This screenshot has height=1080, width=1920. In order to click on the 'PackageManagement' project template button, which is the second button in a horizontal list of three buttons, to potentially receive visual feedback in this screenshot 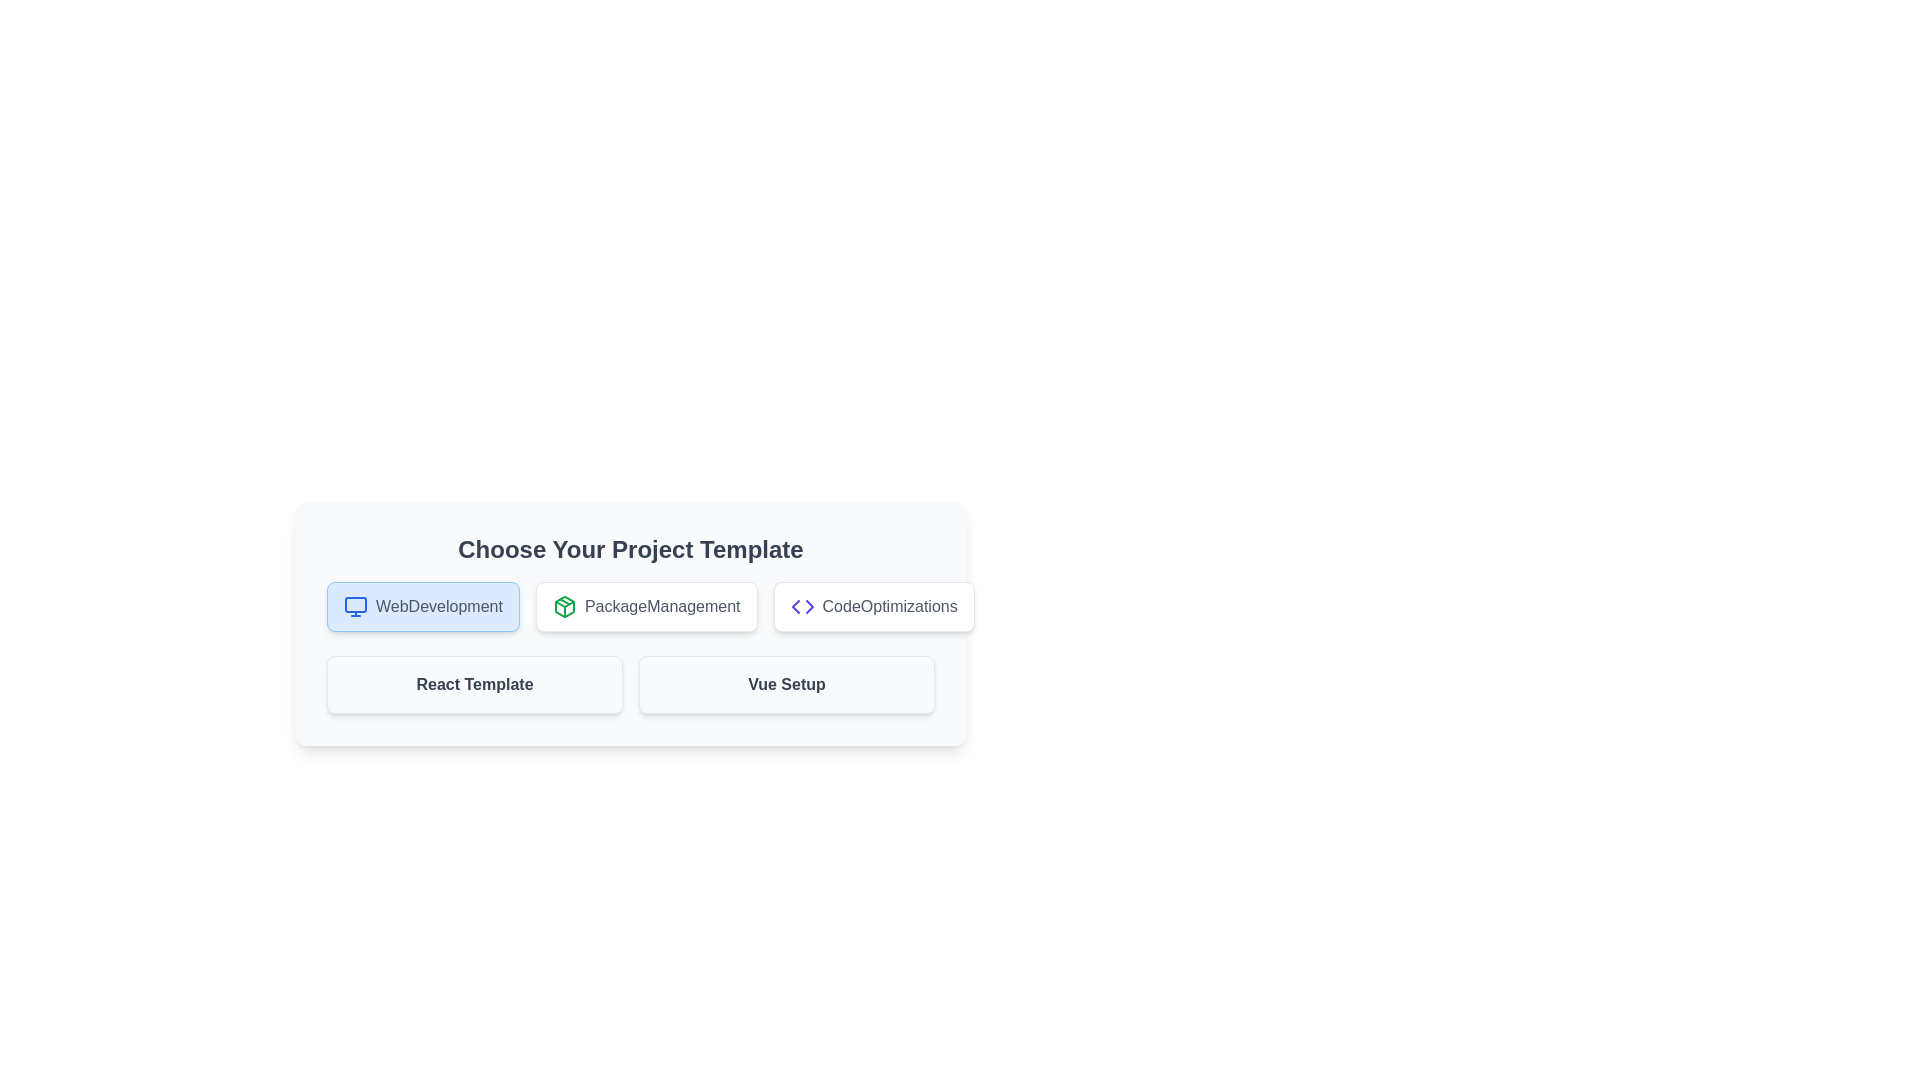, I will do `click(646, 605)`.